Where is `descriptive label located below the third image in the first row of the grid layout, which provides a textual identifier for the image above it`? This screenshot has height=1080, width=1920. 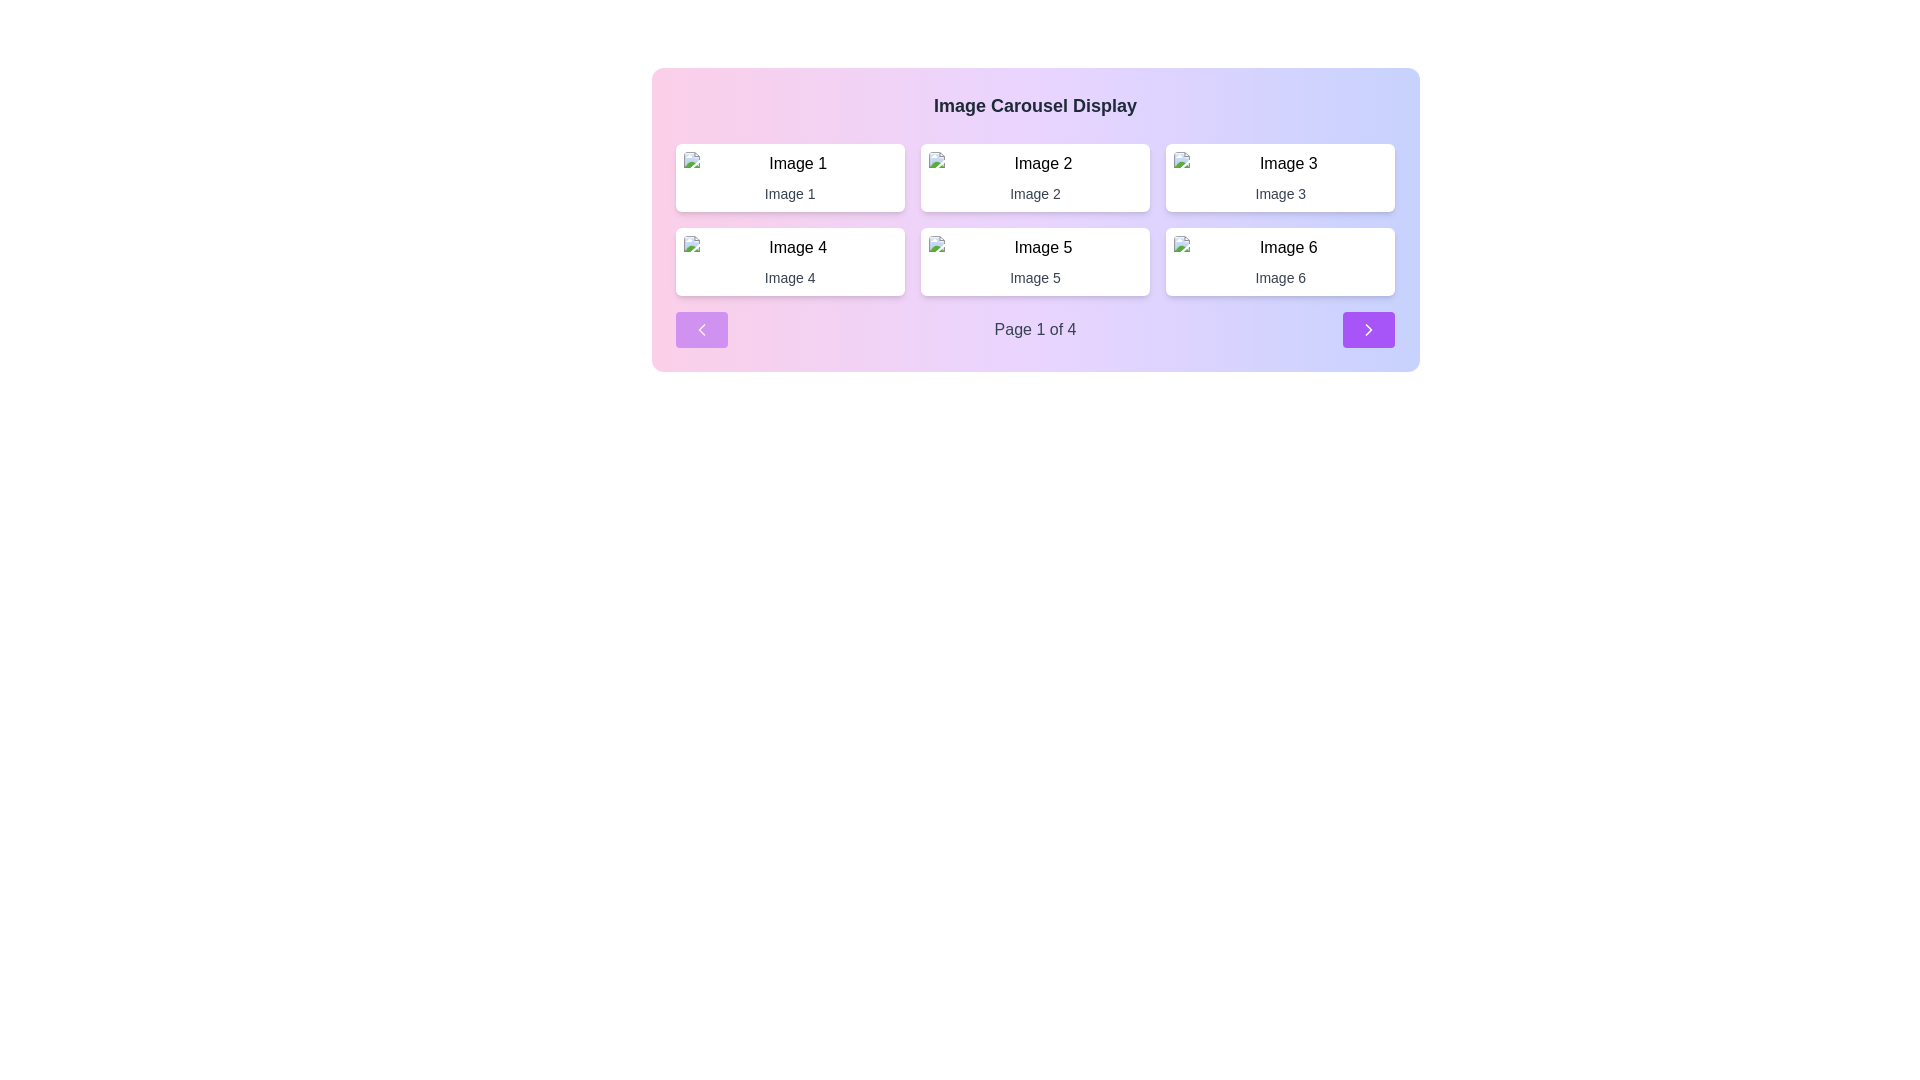 descriptive label located below the third image in the first row of the grid layout, which provides a textual identifier for the image above it is located at coordinates (1280, 193).